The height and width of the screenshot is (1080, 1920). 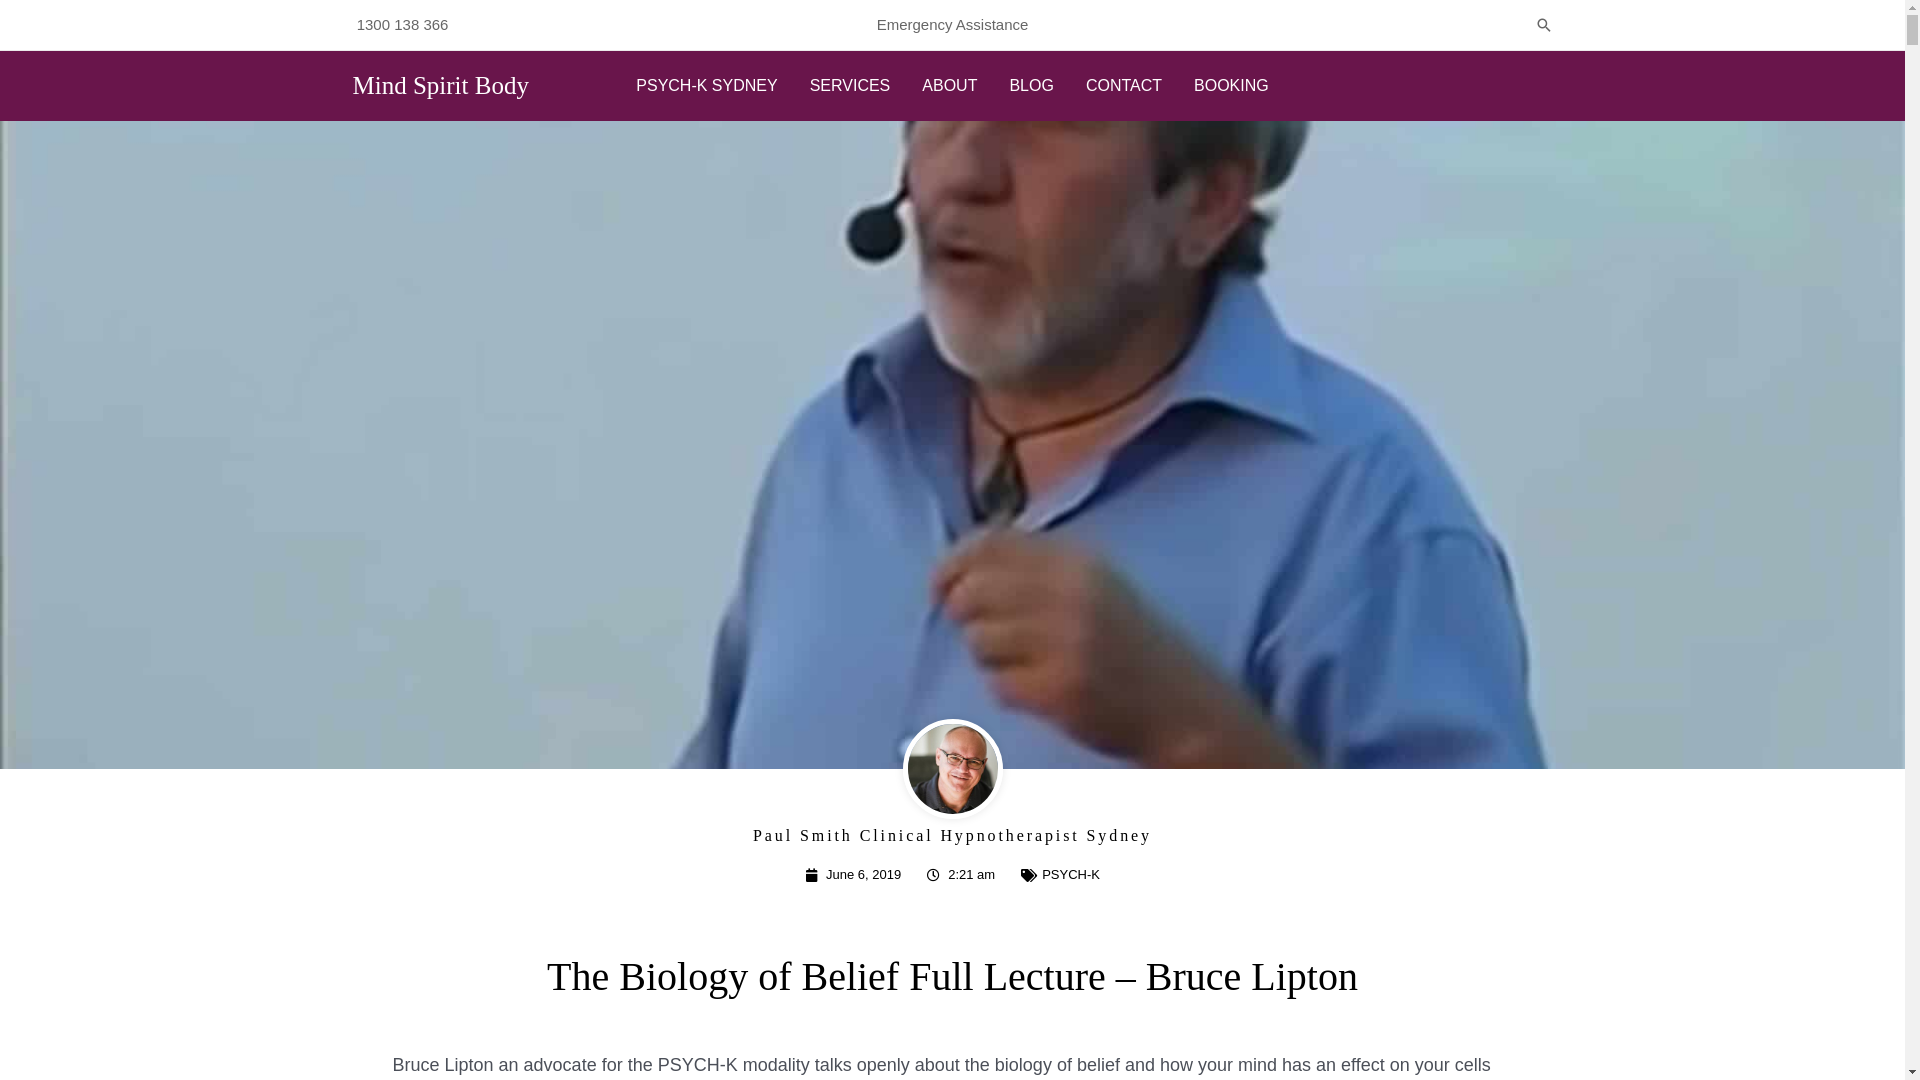 What do you see at coordinates (402, 24) in the screenshot?
I see `'1300 138 366'` at bounding box center [402, 24].